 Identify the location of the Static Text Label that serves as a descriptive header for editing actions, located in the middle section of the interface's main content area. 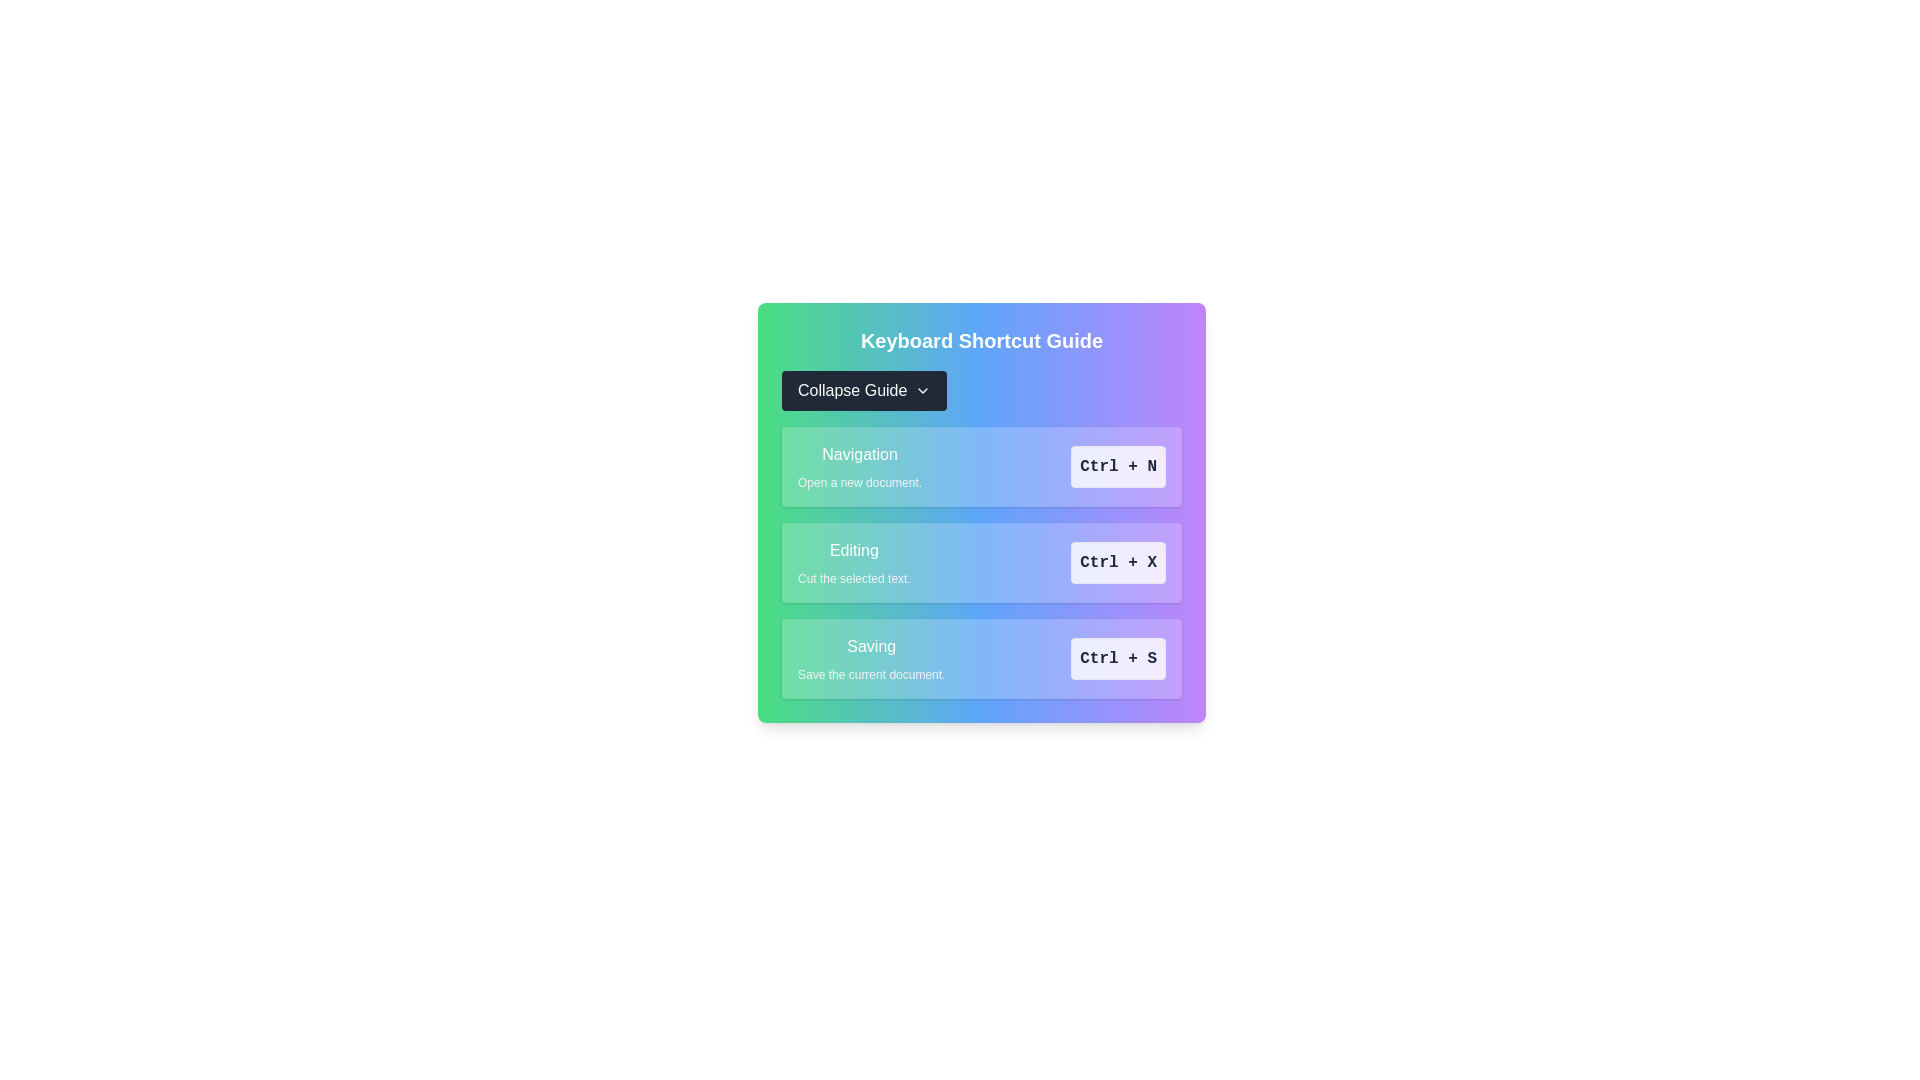
(854, 551).